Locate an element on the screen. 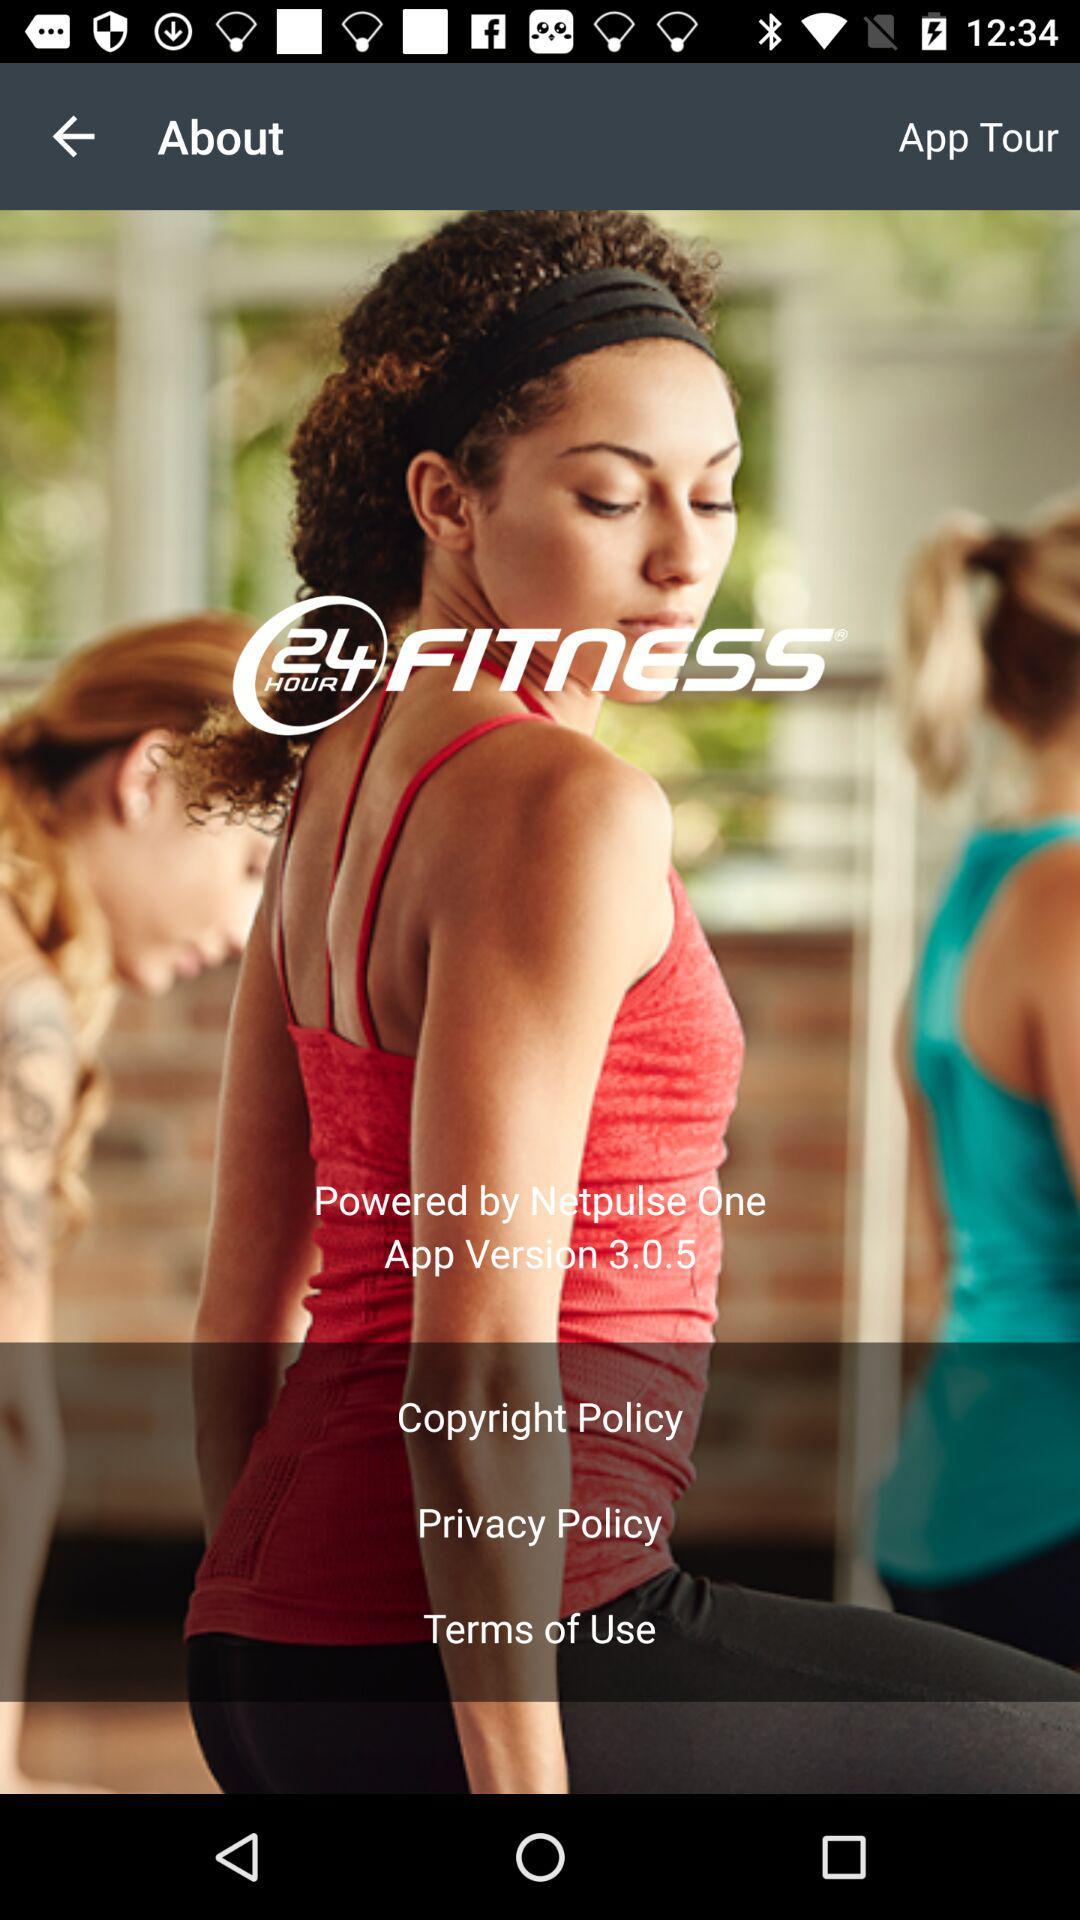  the icon next to the about item is located at coordinates (72, 135).